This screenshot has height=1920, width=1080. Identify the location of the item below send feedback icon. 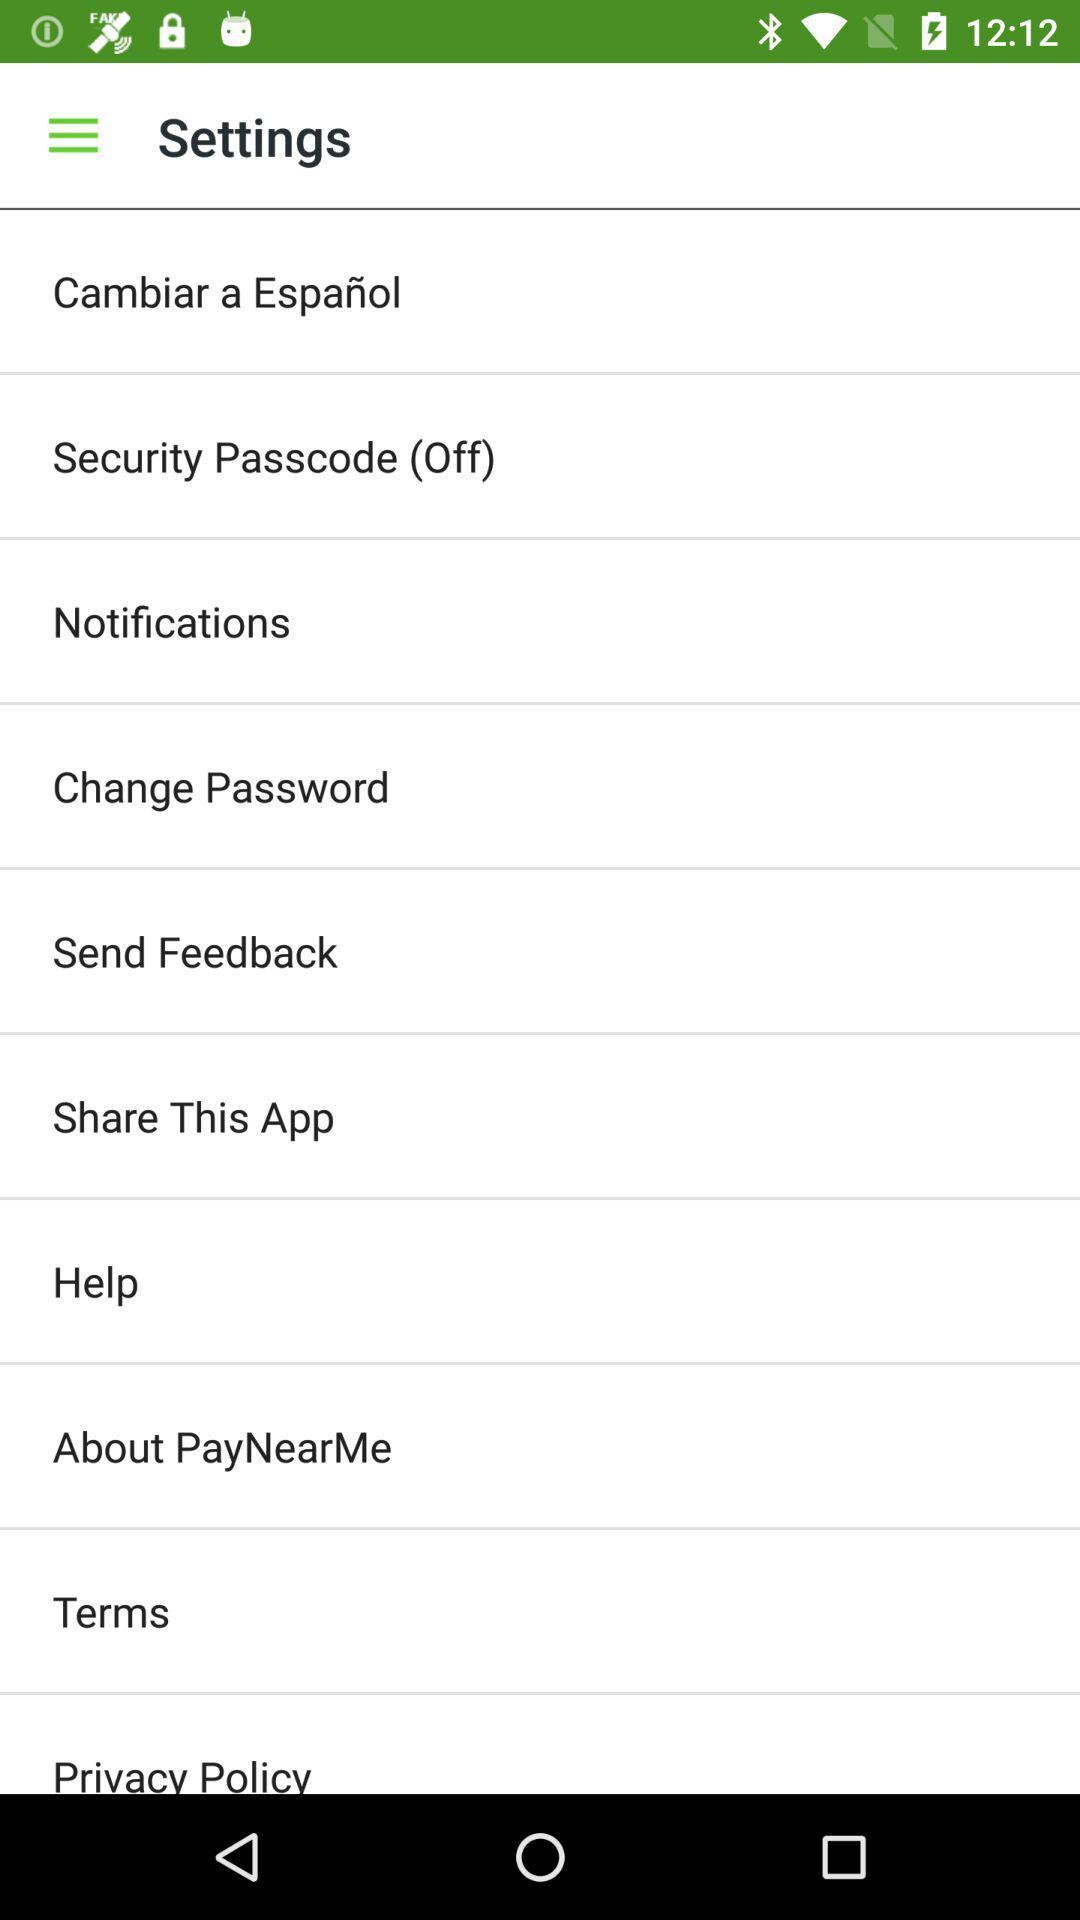
(540, 1115).